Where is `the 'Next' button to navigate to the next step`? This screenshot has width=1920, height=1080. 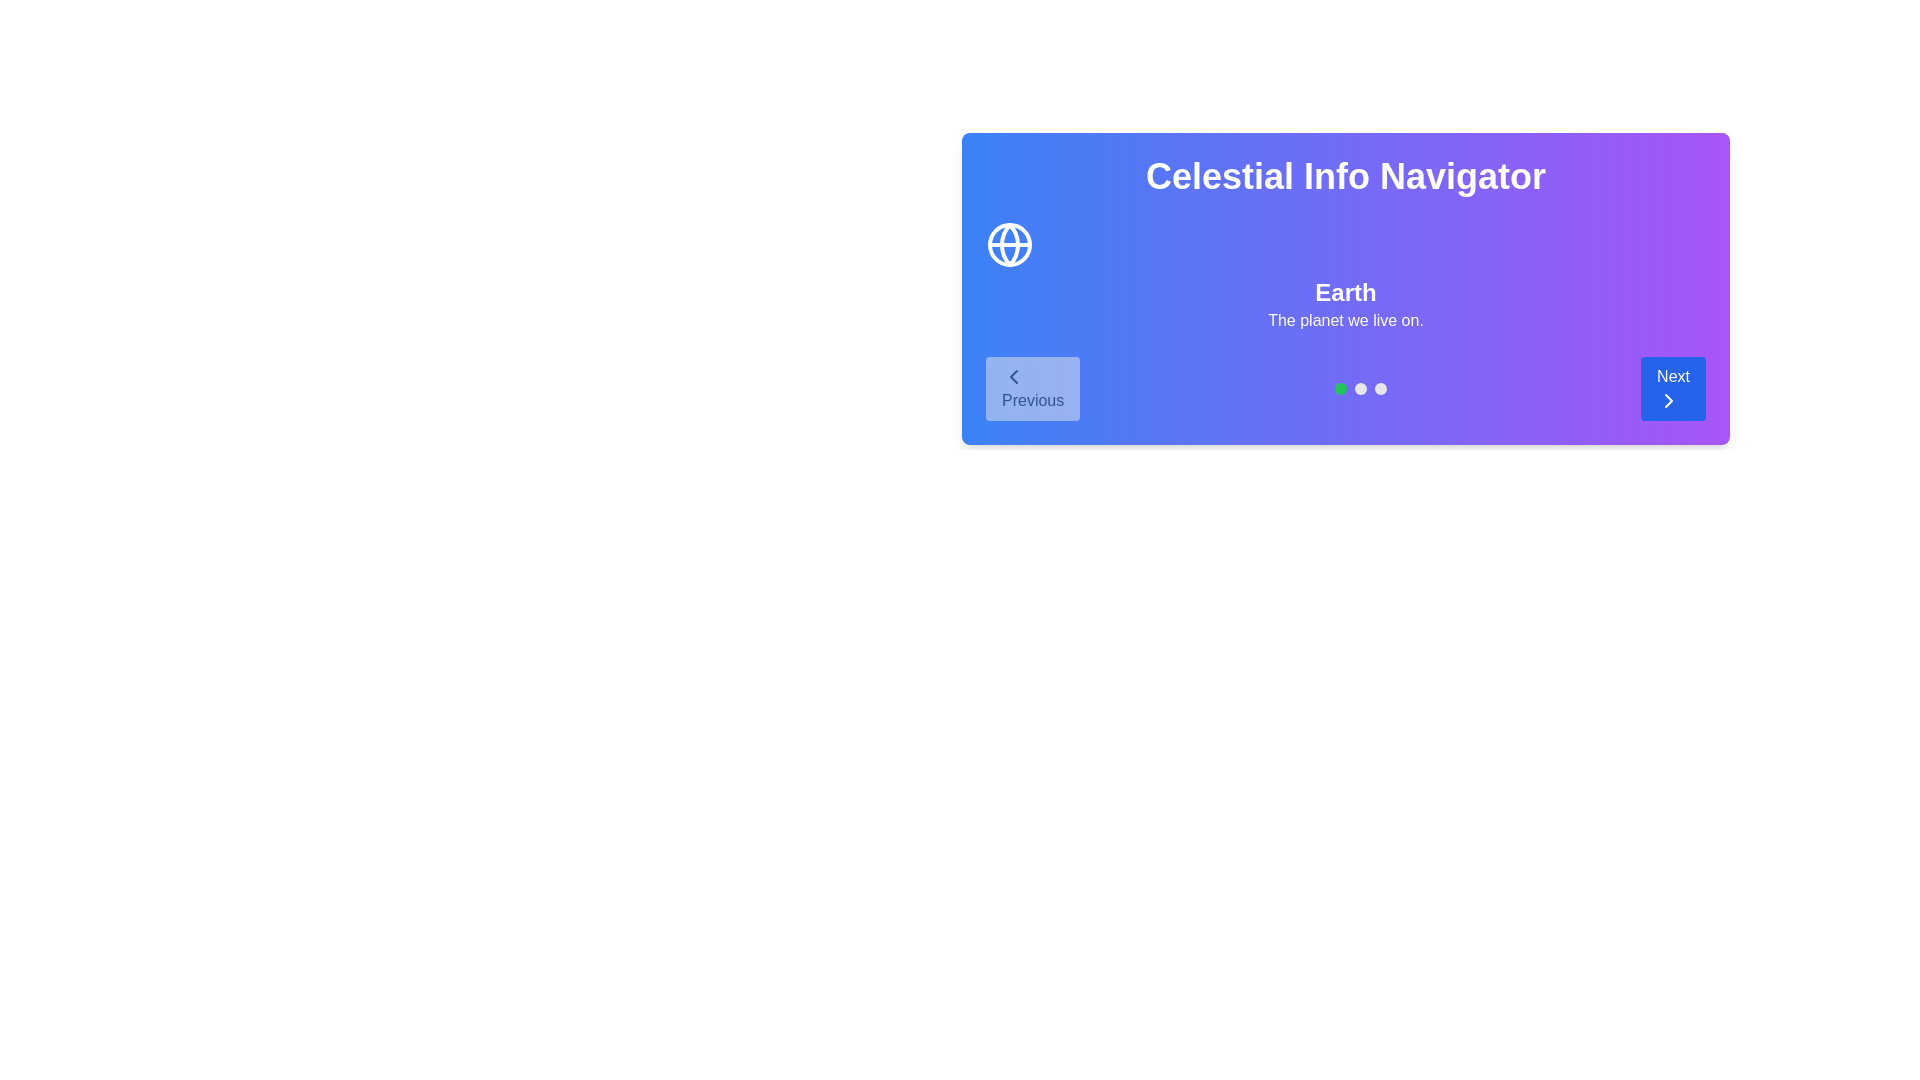
the 'Next' button to navigate to the next step is located at coordinates (1673, 389).